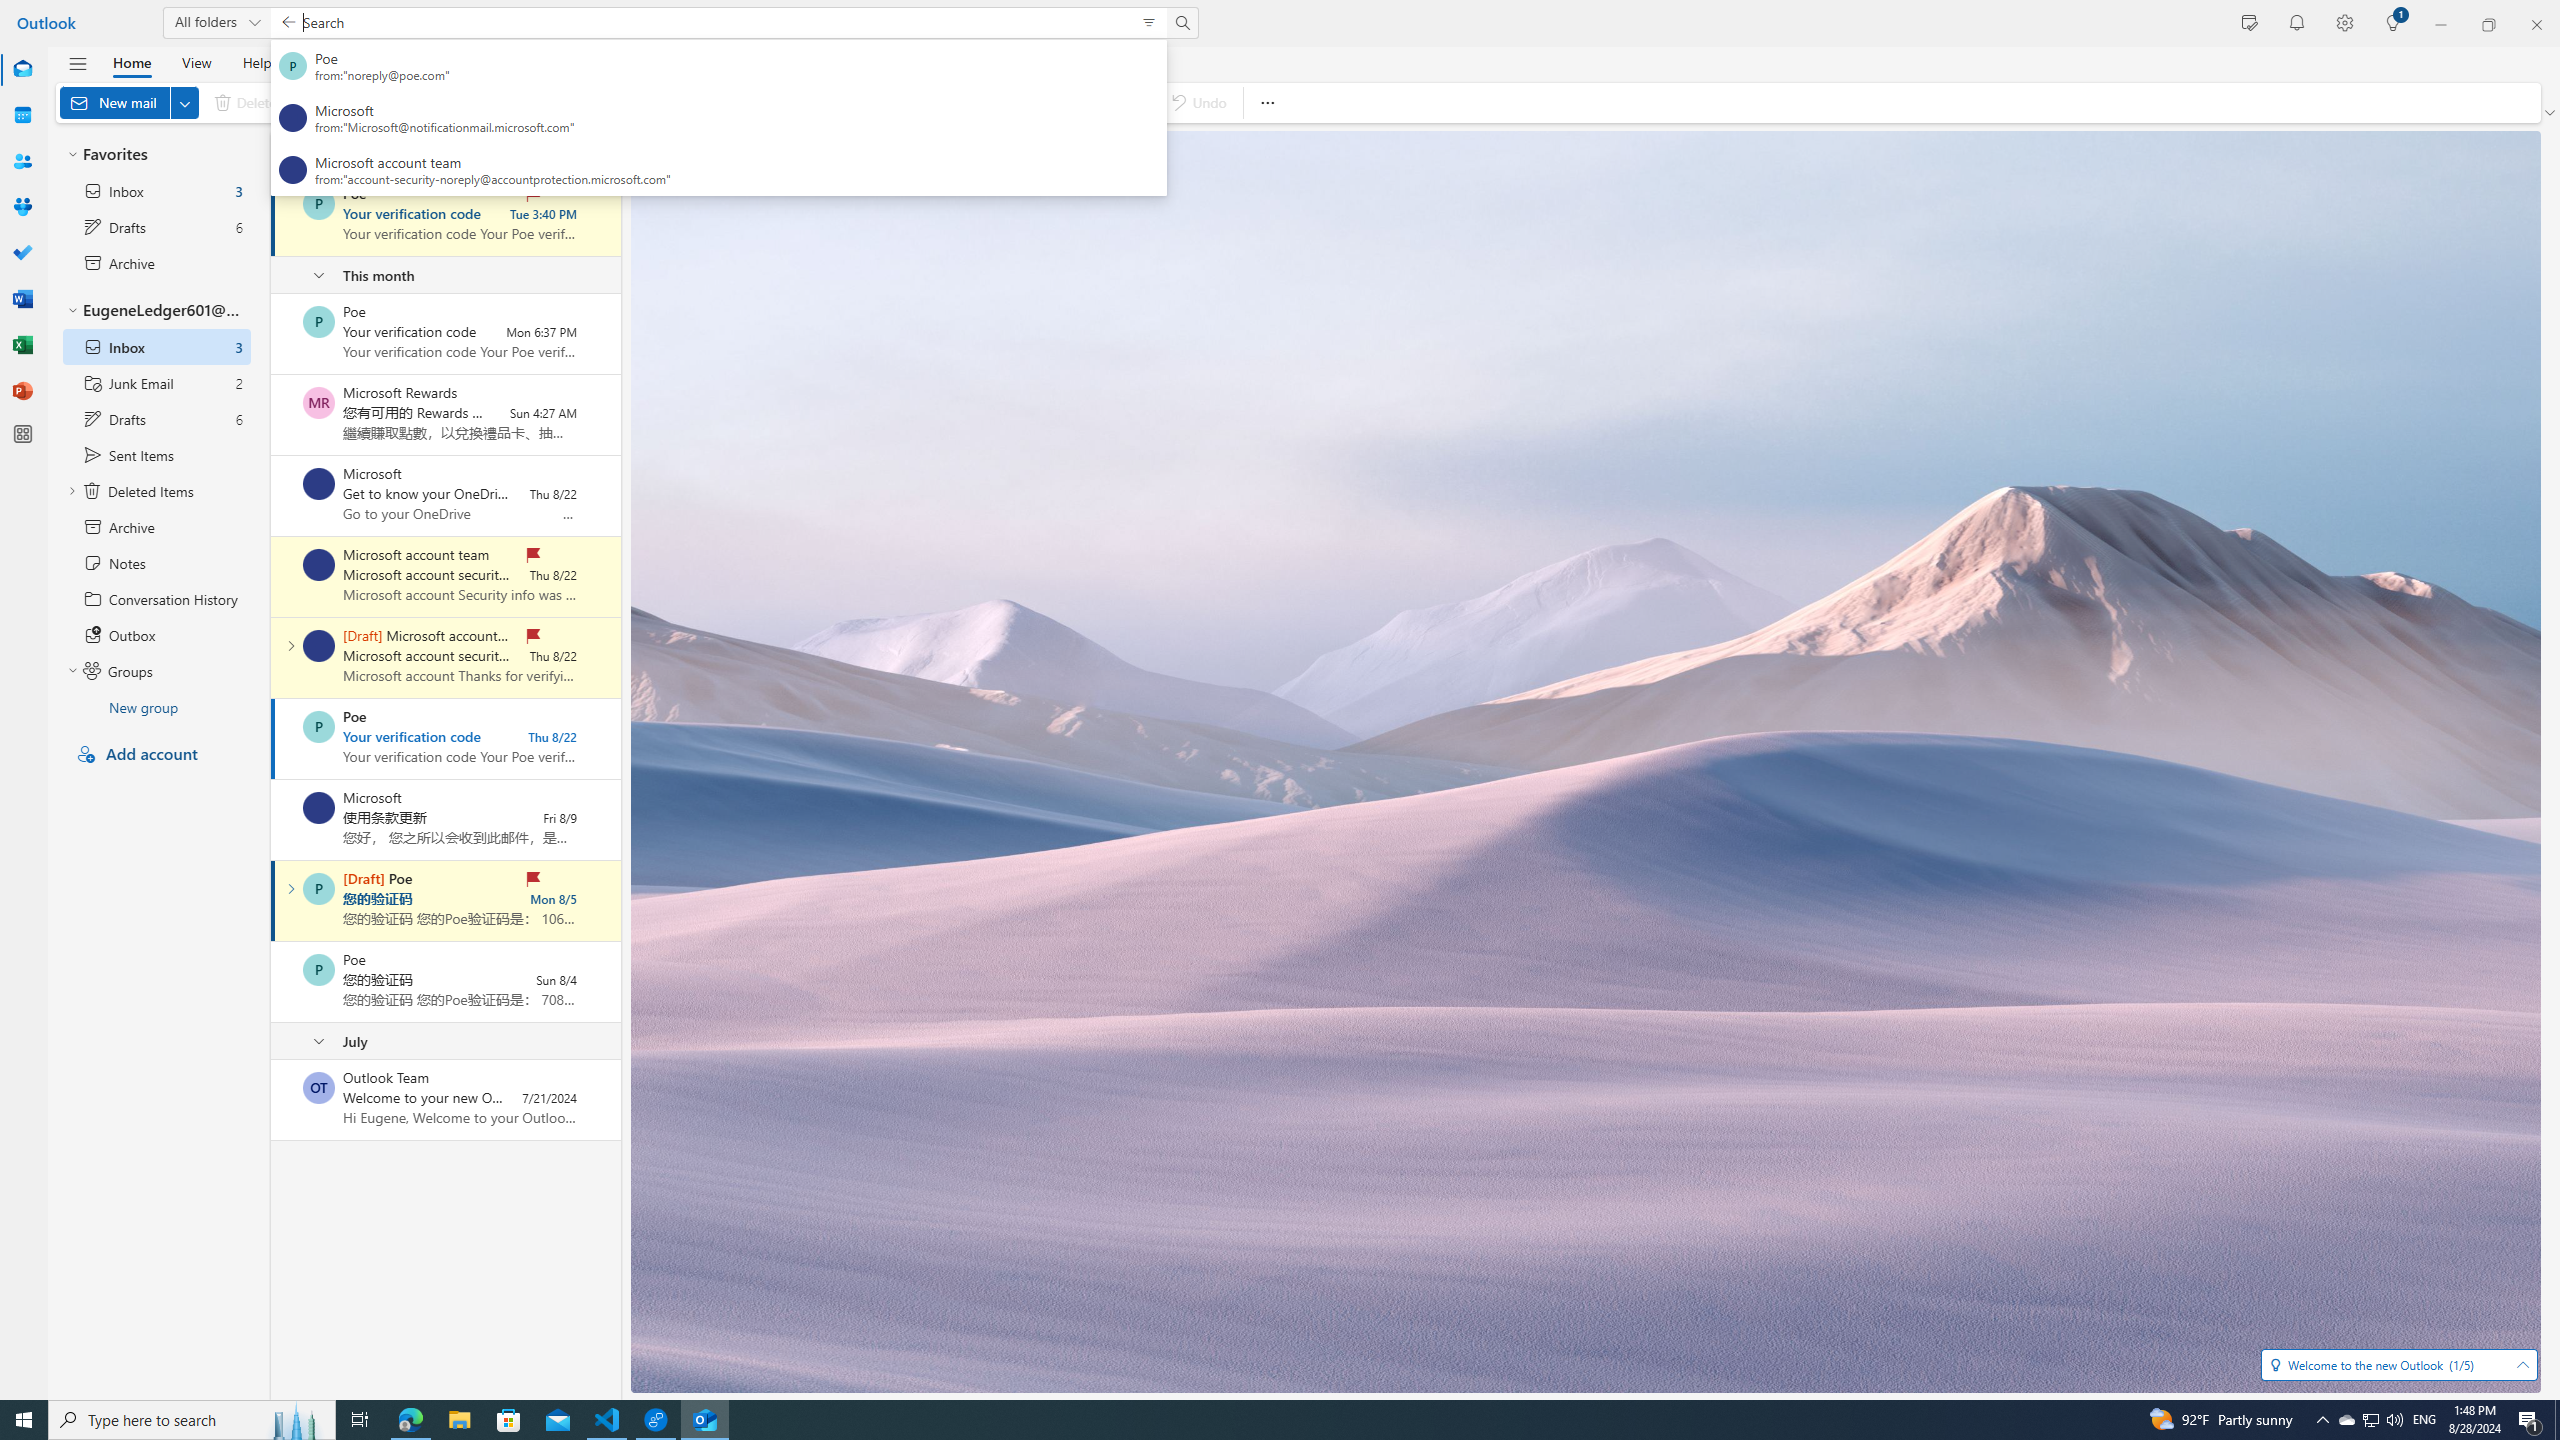 The image size is (2560, 1440). I want to click on 'Home', so click(130, 61).